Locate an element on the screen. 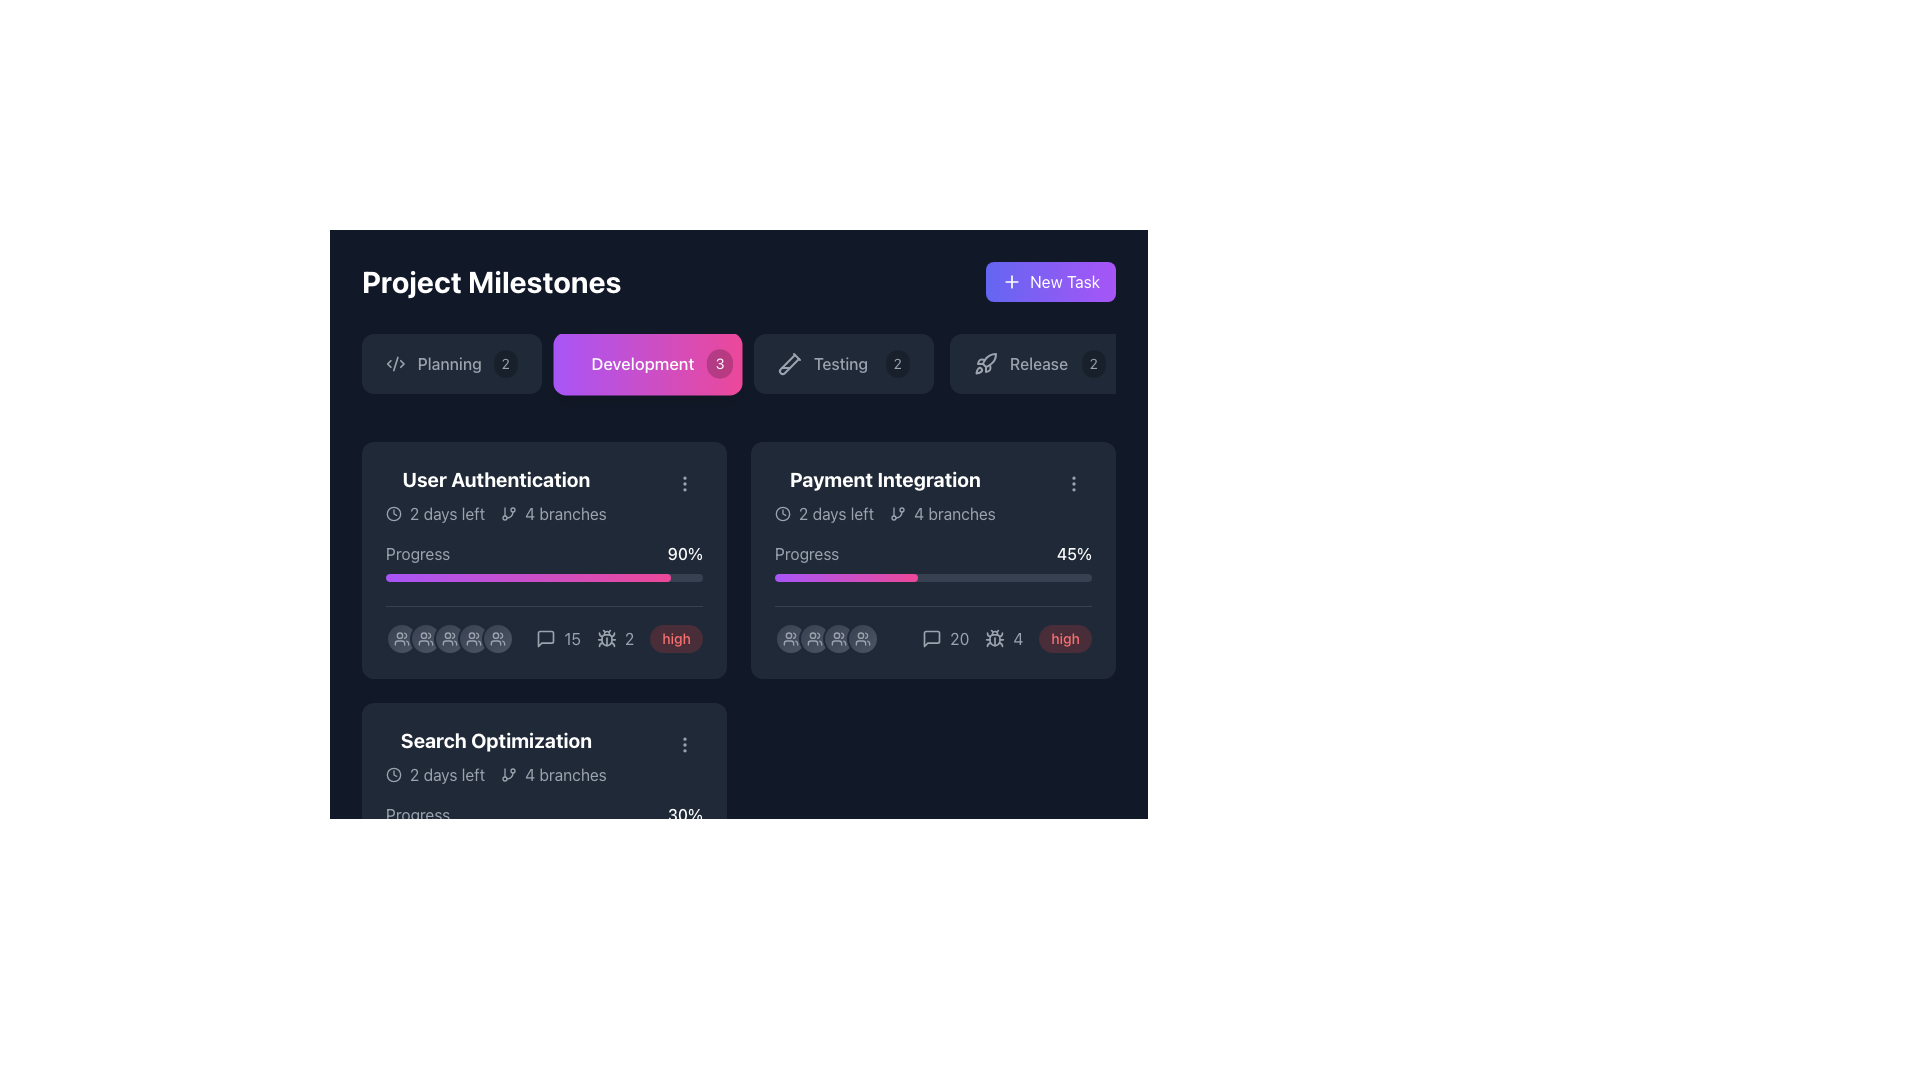  the fifth user icon associated with the 'User Authentication' project milestone located below the progress bar is located at coordinates (473, 639).